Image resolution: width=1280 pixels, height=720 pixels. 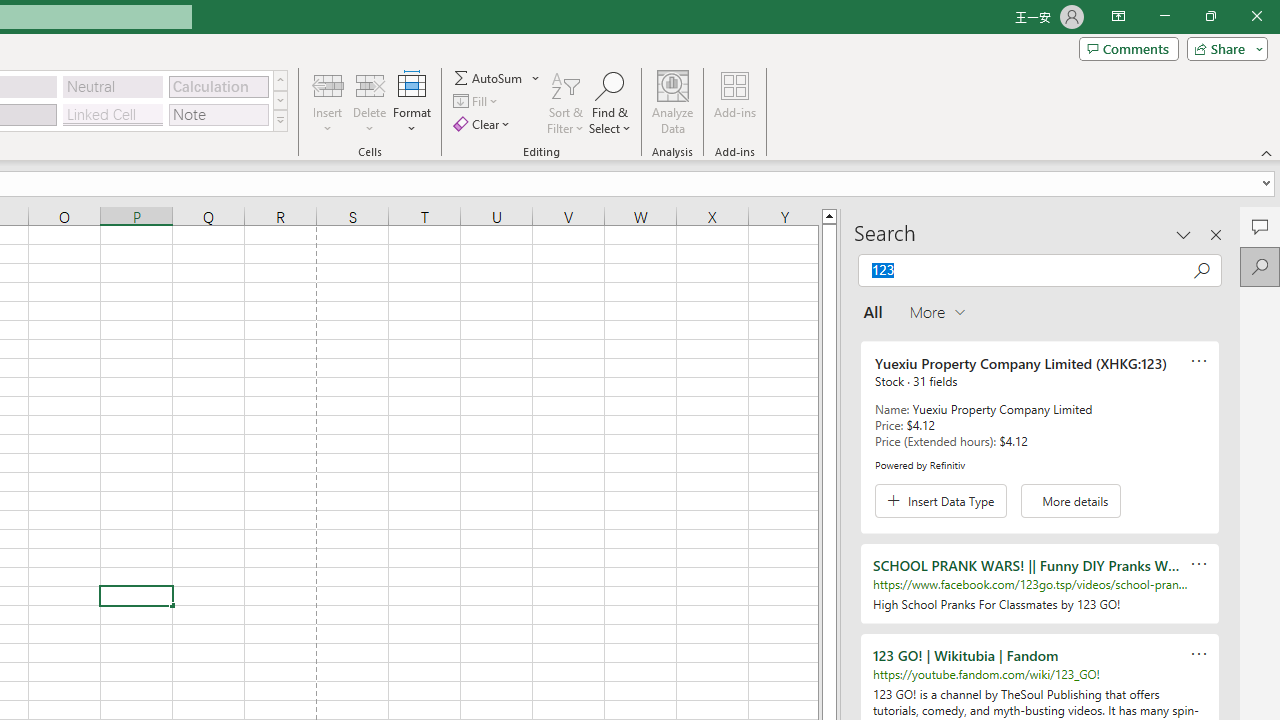 I want to click on 'Share', so click(x=1222, y=47).